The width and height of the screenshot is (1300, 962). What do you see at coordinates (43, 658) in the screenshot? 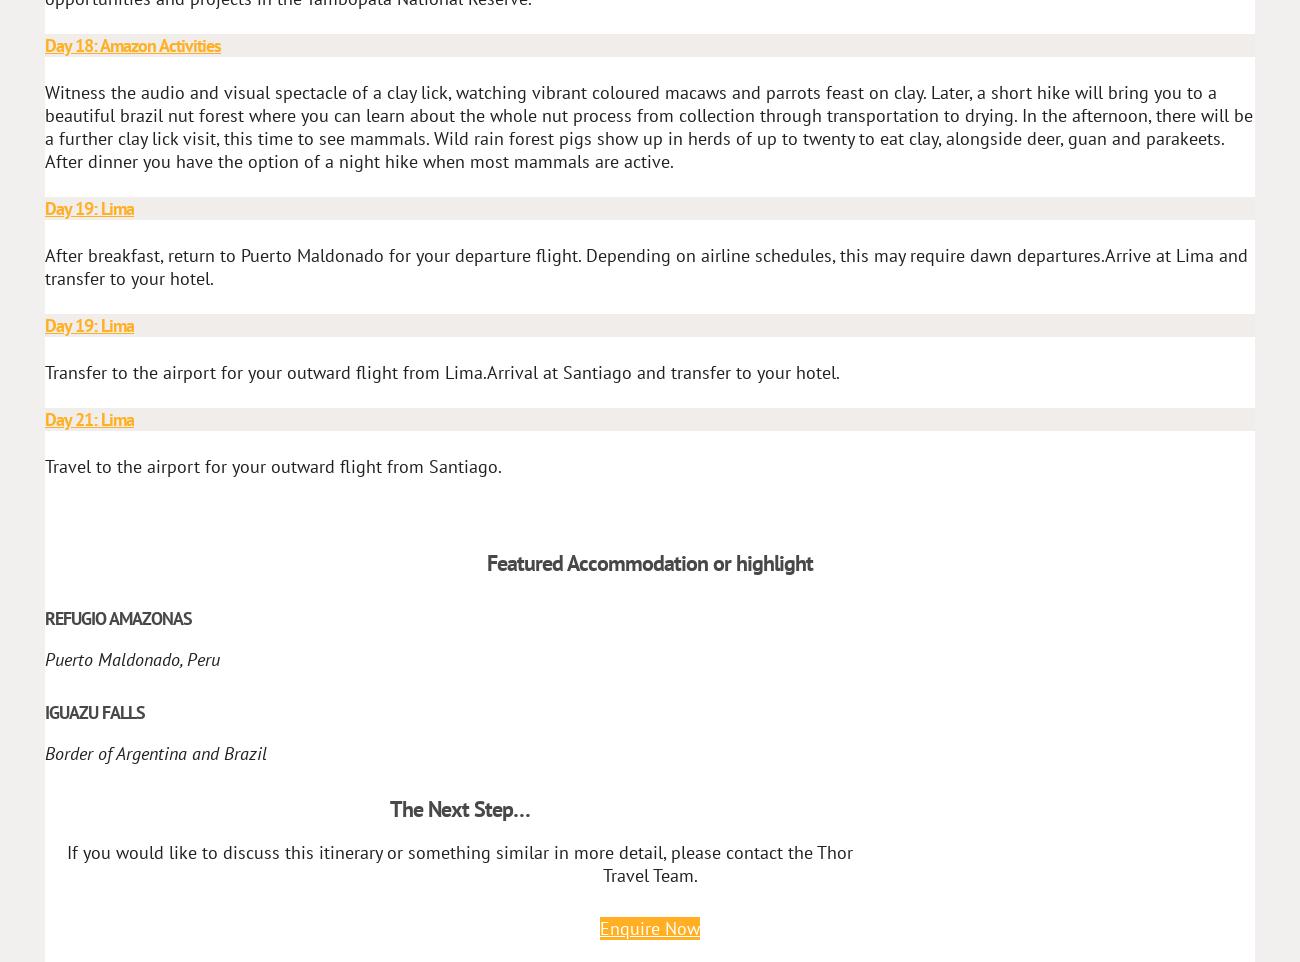
I see `'Puerto Maldonado, Peru'` at bounding box center [43, 658].